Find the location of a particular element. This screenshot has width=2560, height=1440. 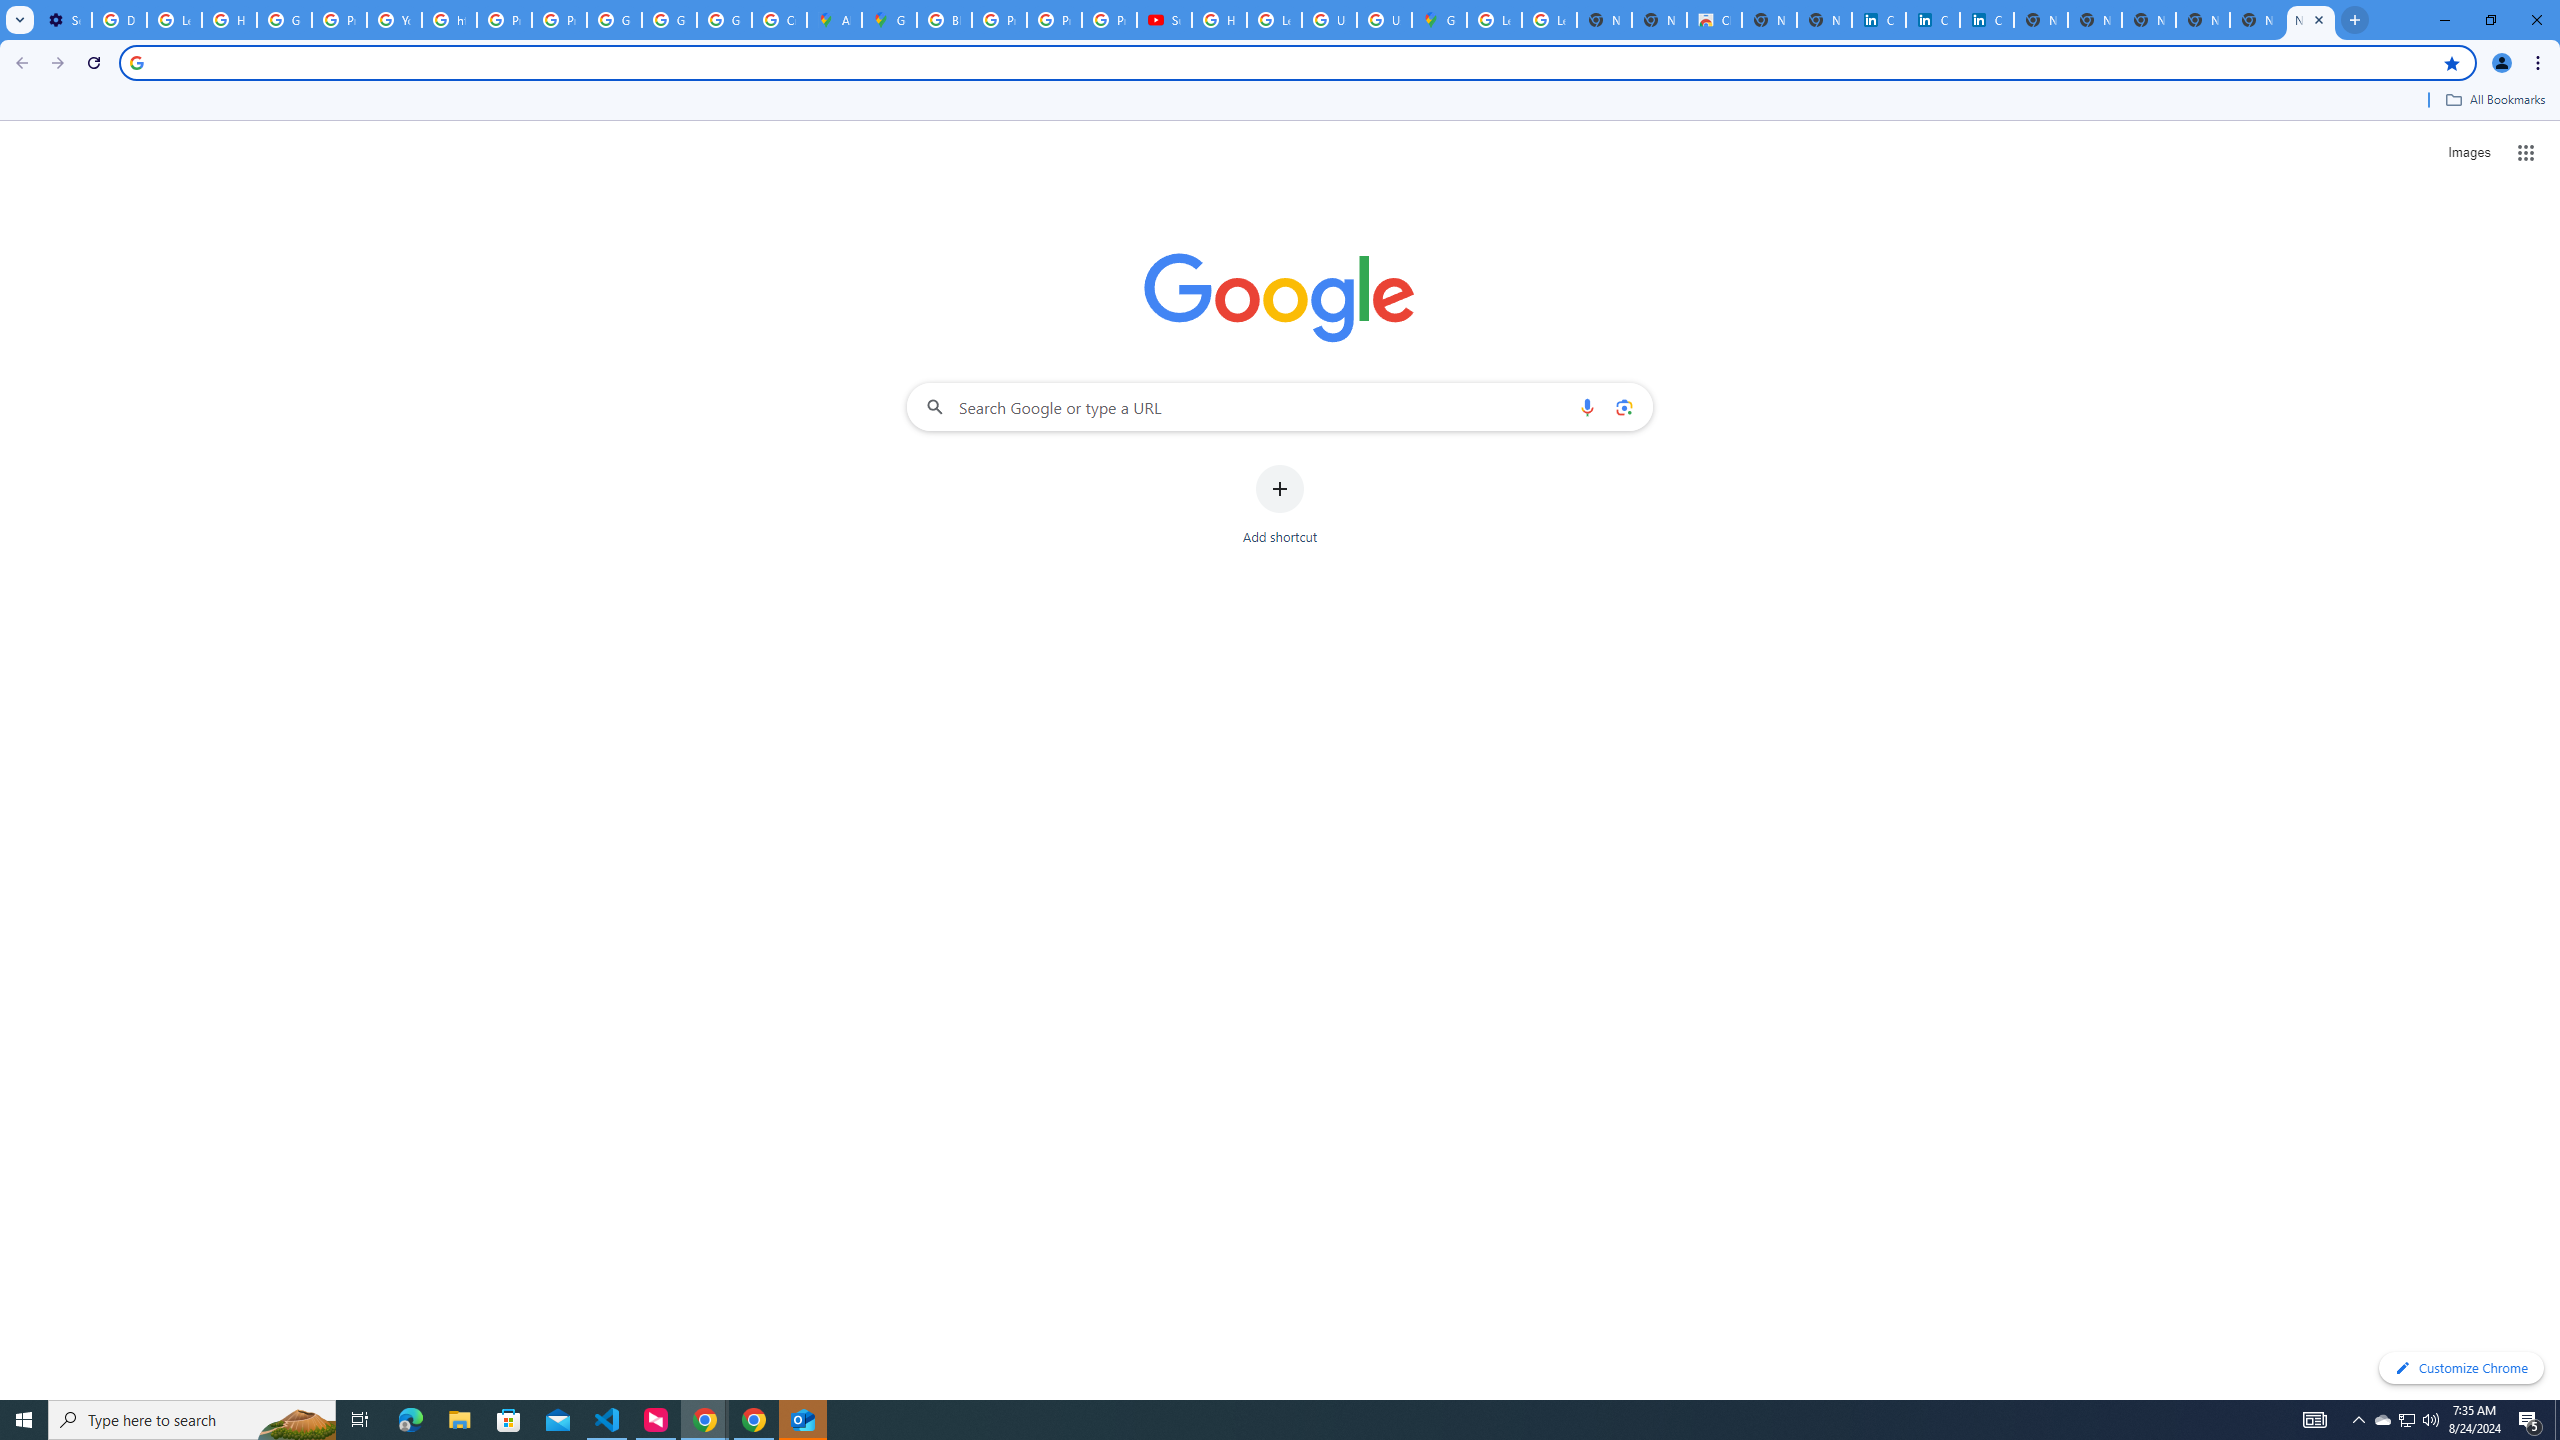

'Copyright Policy' is located at coordinates (1985, 19).